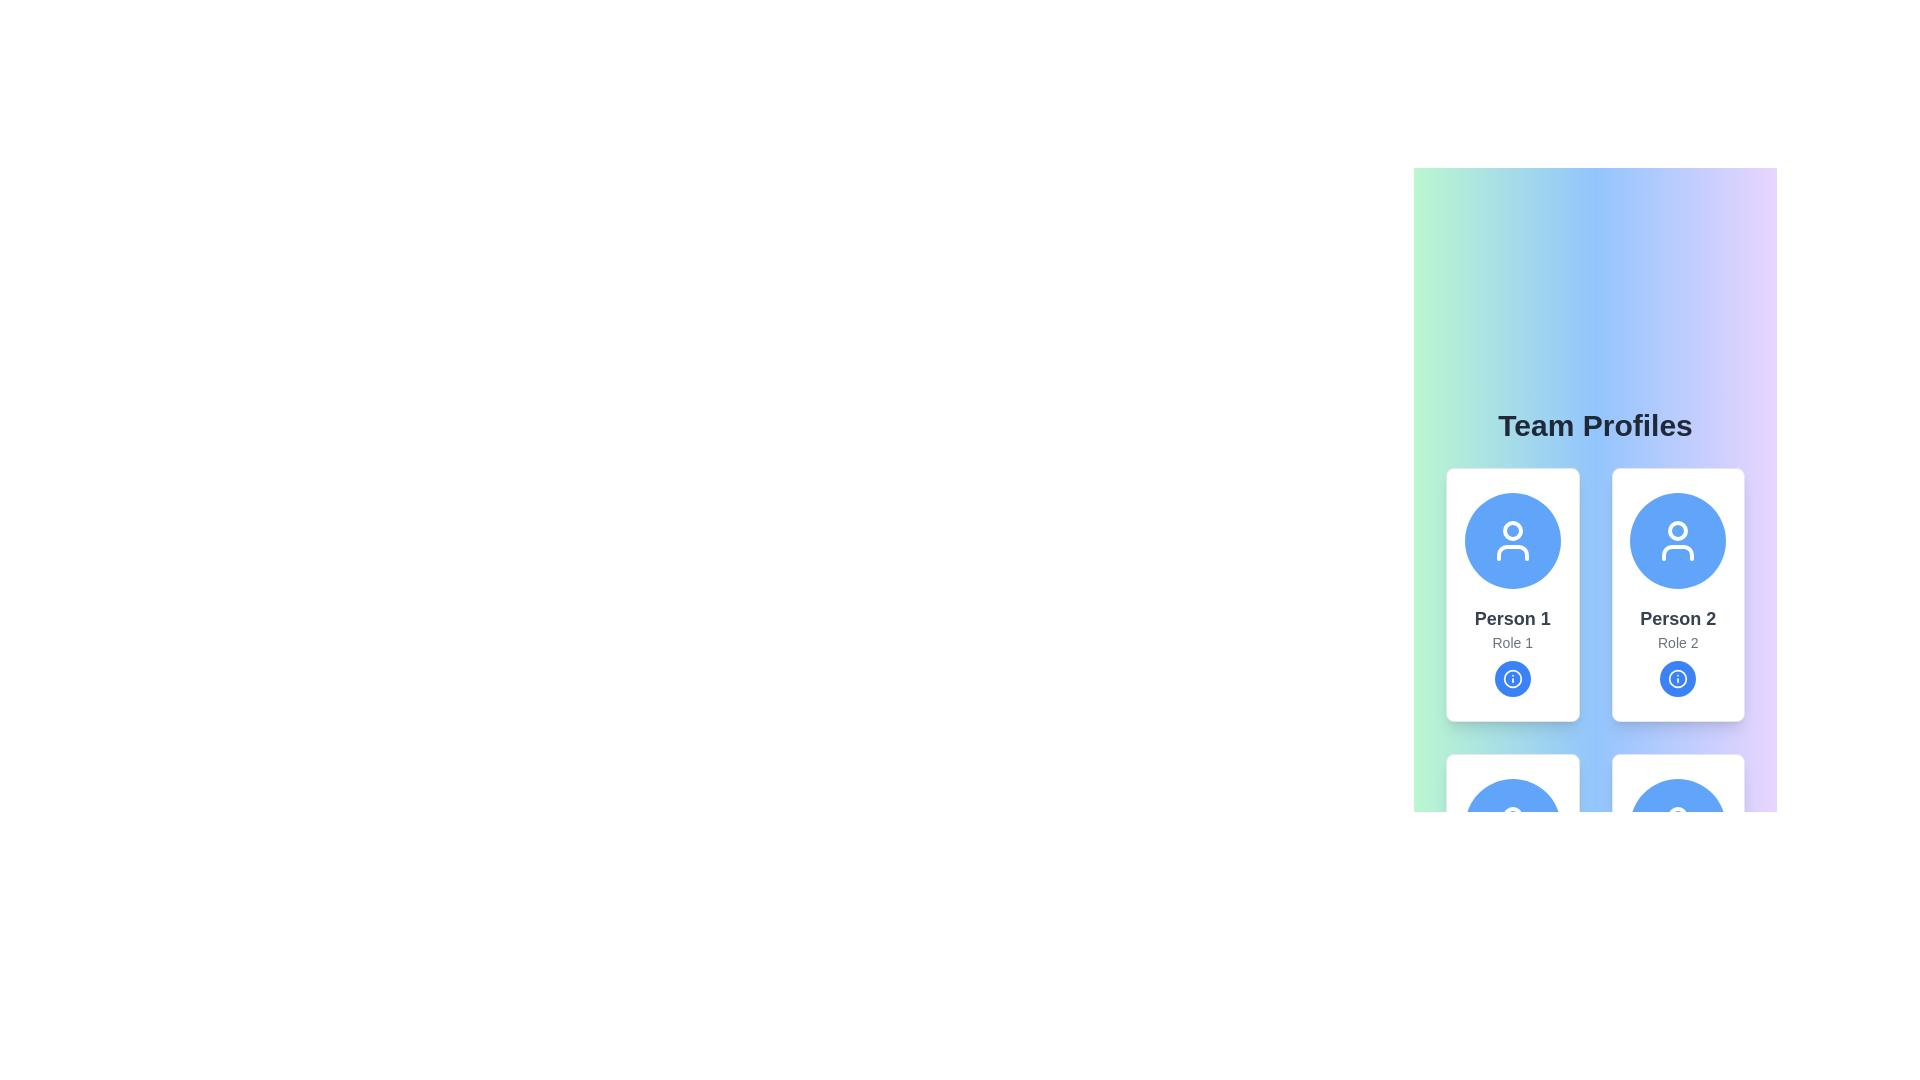 This screenshot has width=1920, height=1080. I want to click on text heading that says 'Team Profiles', which is bold and large, located at the top center of the section with a gradient background, so click(1594, 424).